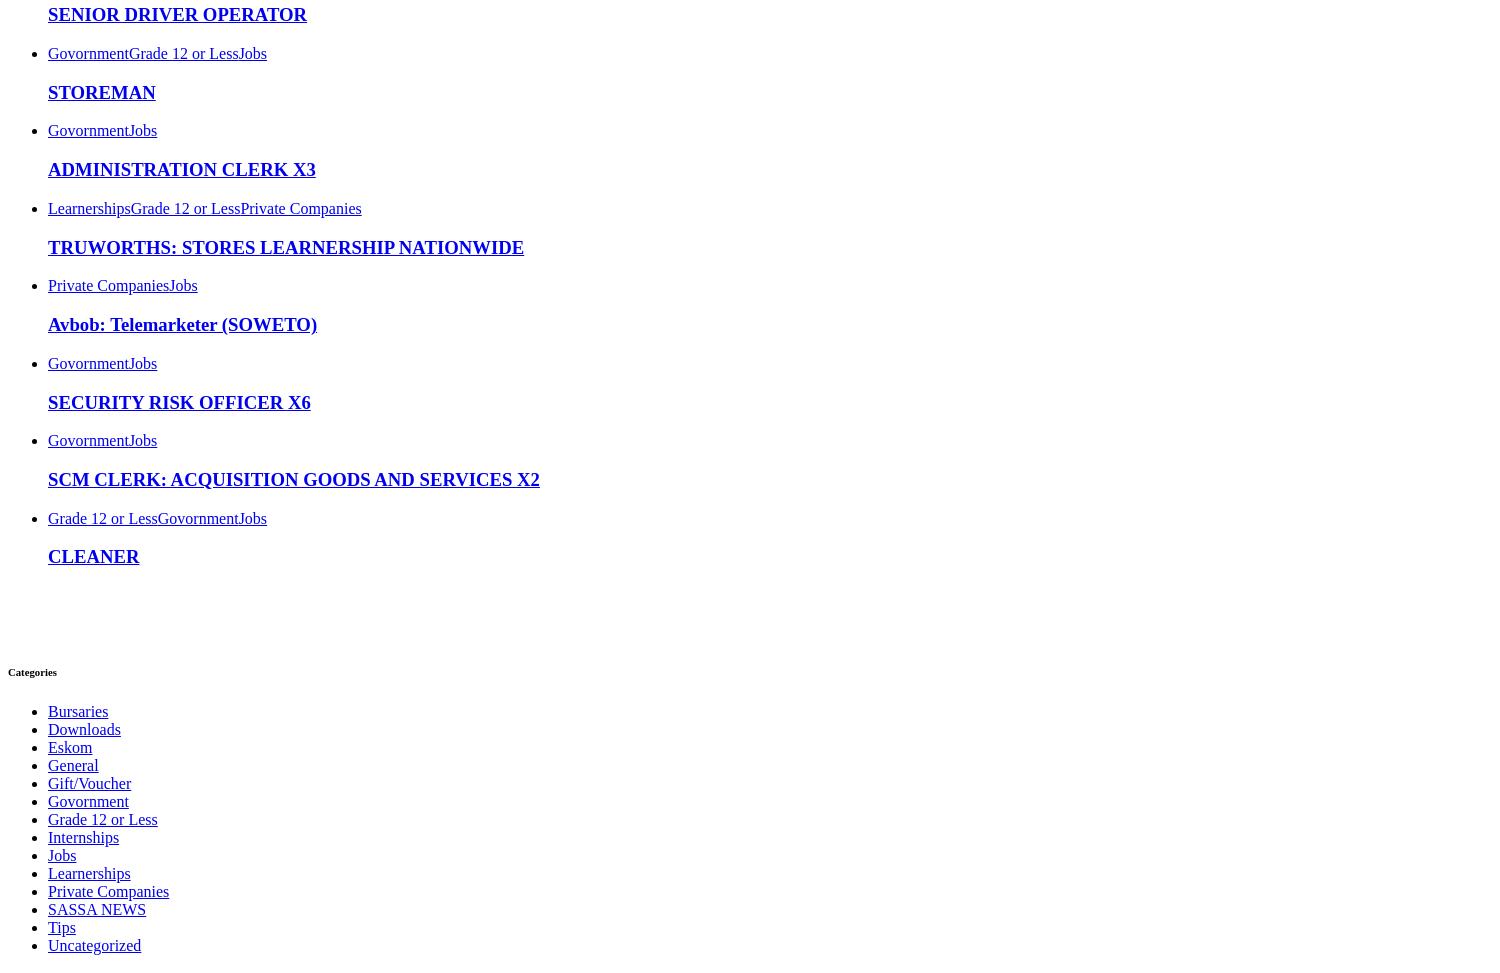  What do you see at coordinates (88, 782) in the screenshot?
I see `'Gift/Voucher'` at bounding box center [88, 782].